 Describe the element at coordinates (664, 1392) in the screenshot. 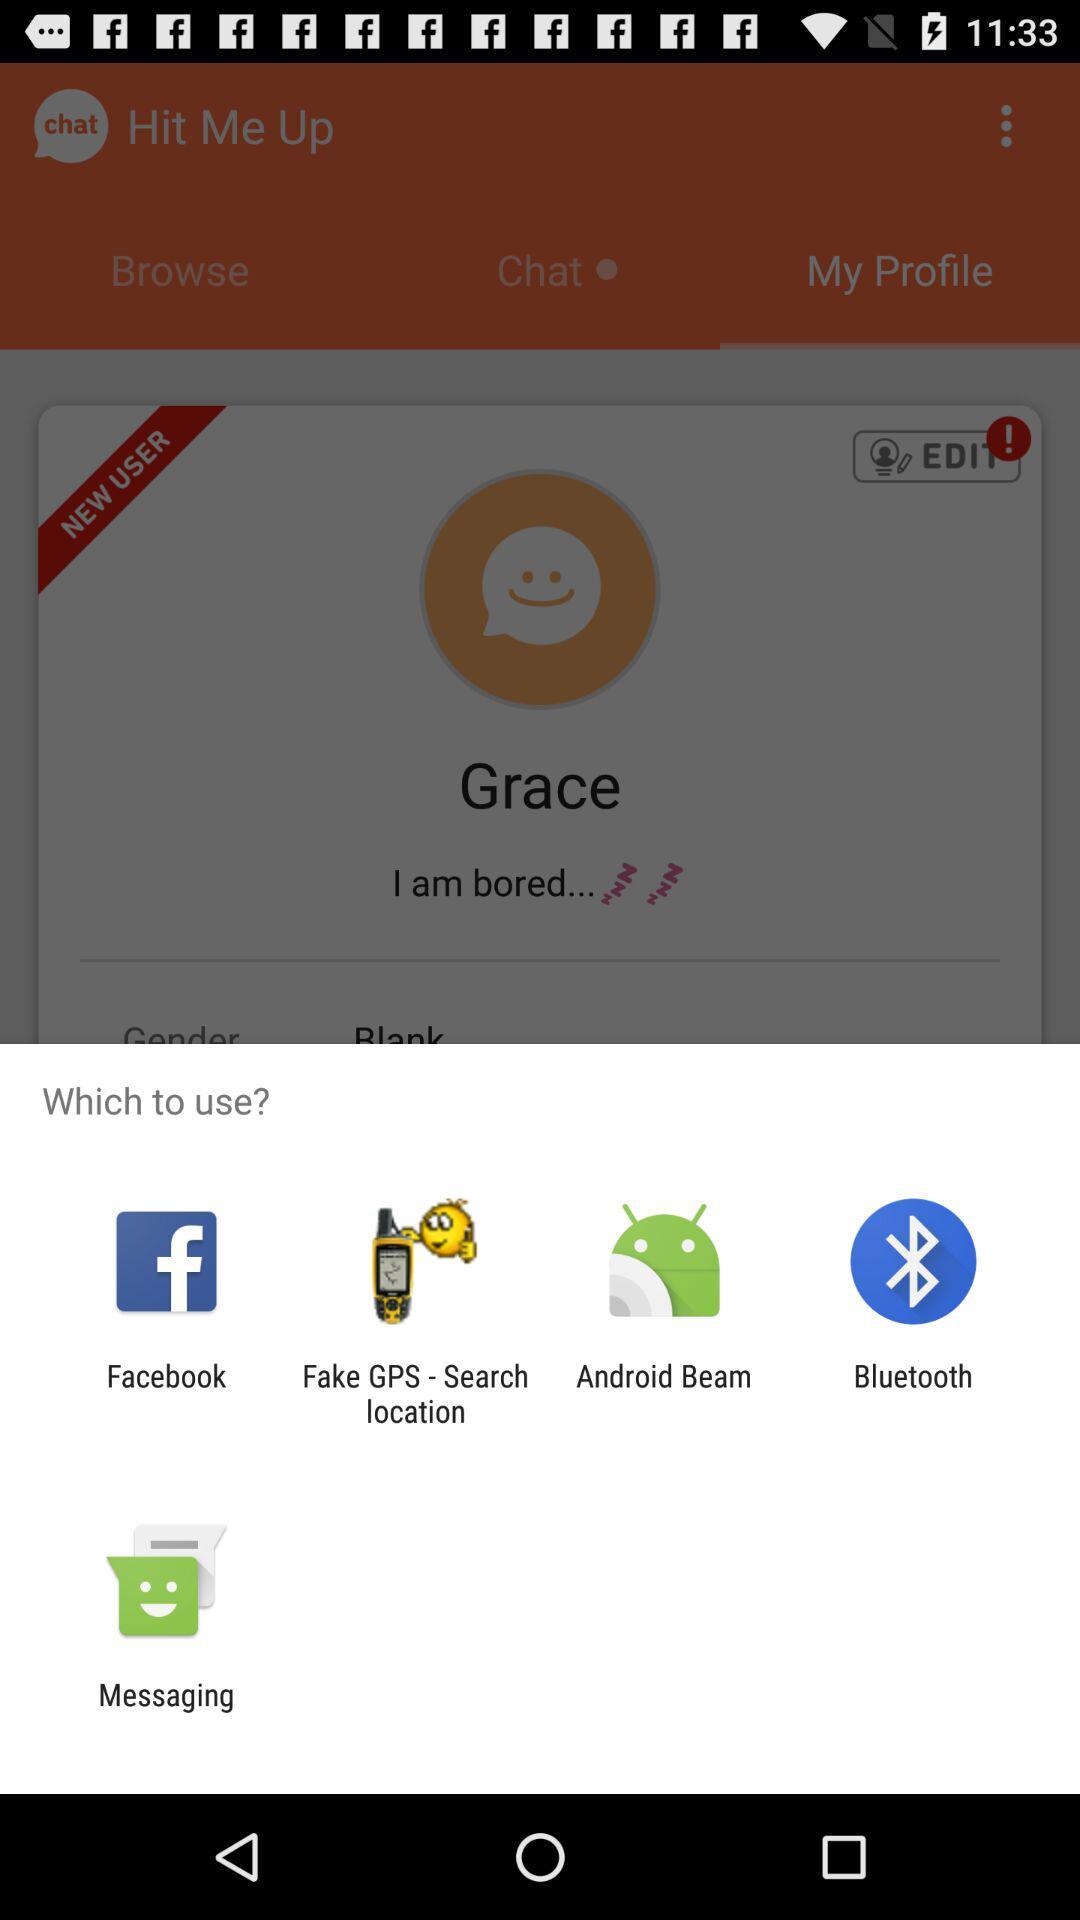

I see `android beam icon` at that location.